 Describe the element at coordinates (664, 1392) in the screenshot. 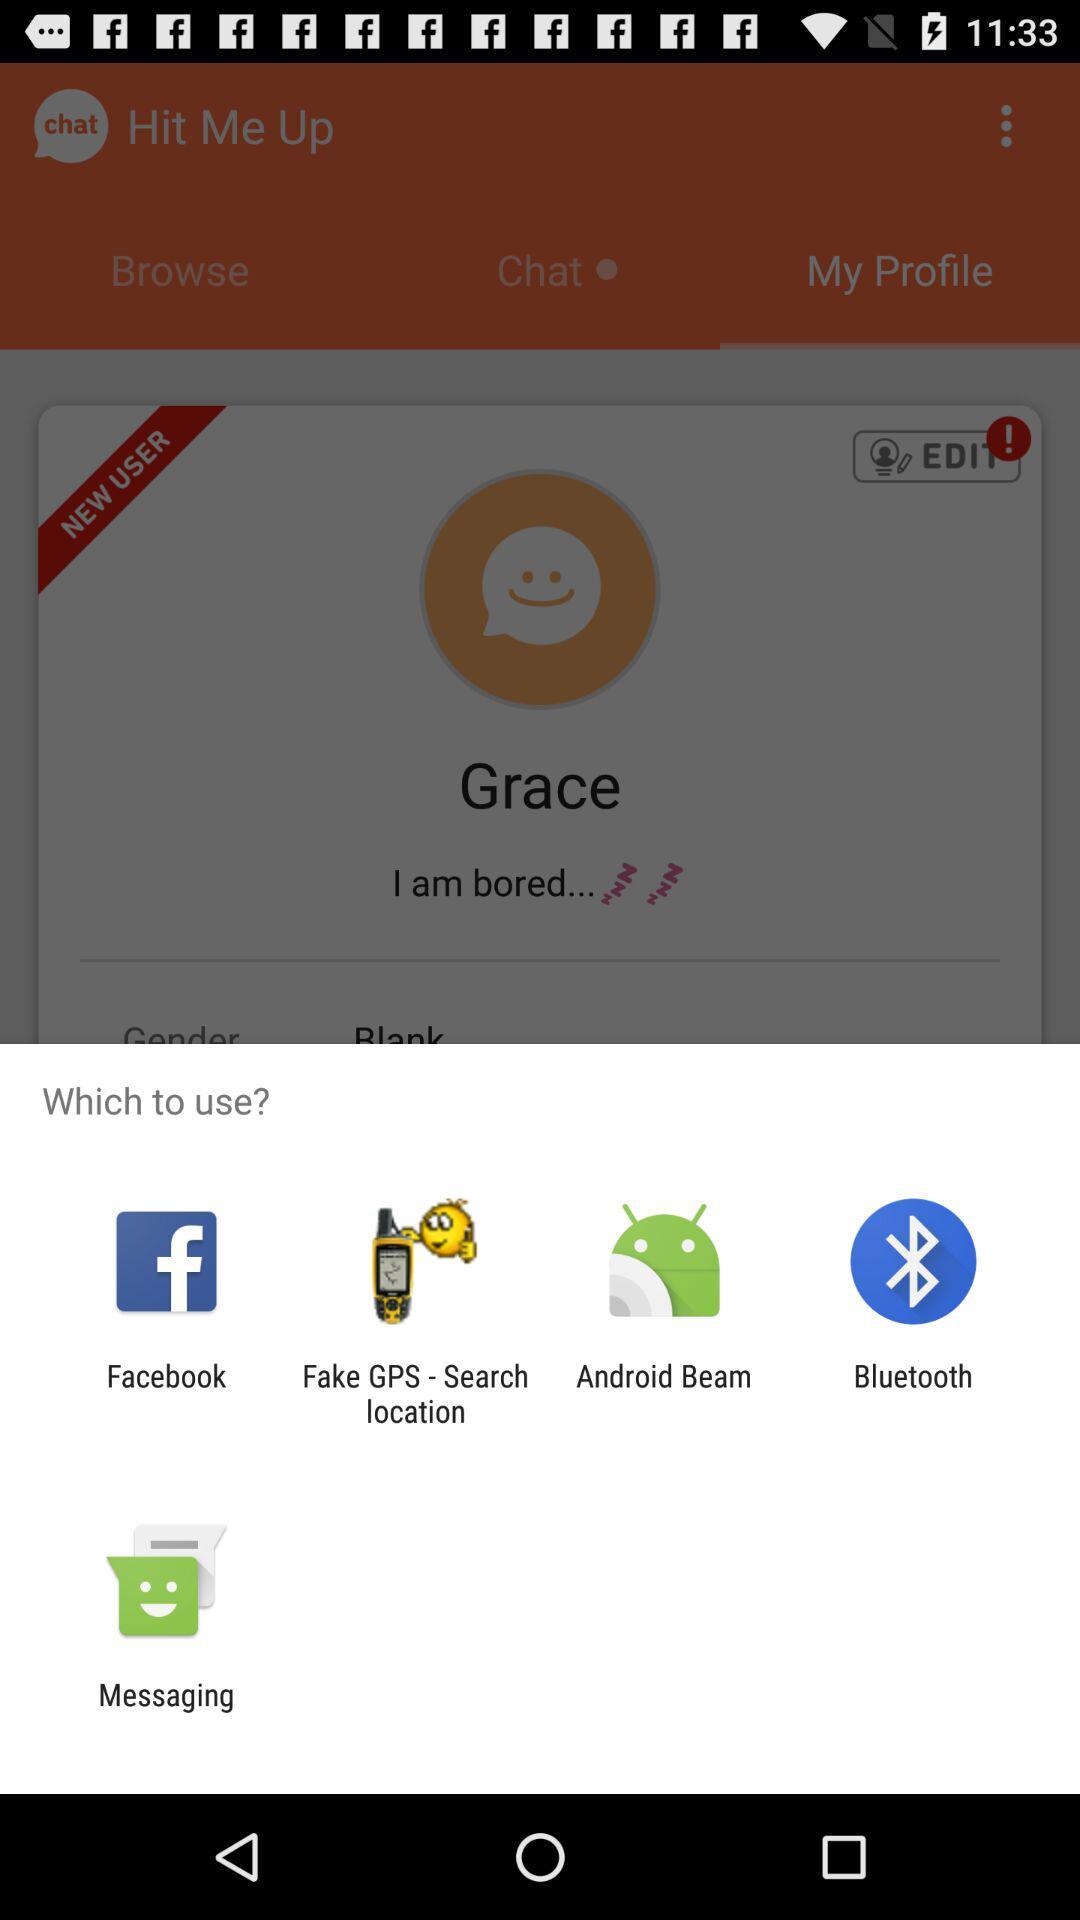

I see `android beam icon` at that location.